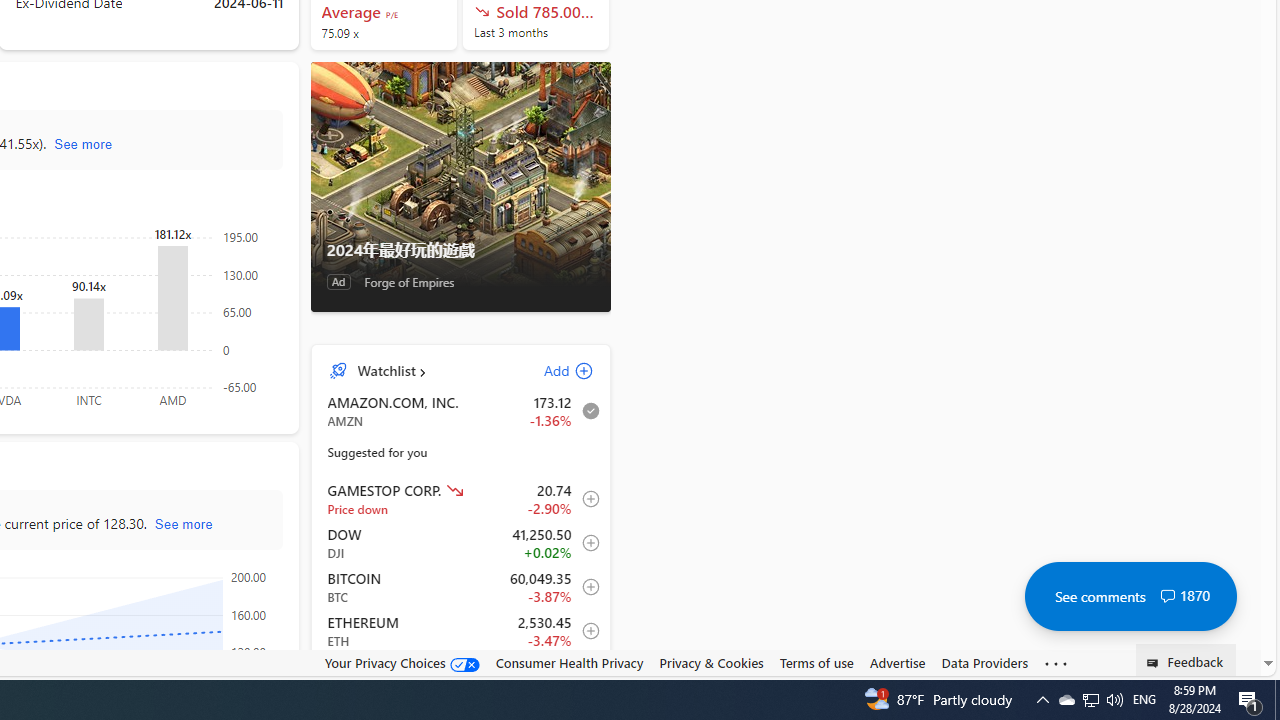 The height and width of the screenshot is (720, 1280). Describe the element at coordinates (584, 675) in the screenshot. I see `'Add to Watchlist'` at that location.